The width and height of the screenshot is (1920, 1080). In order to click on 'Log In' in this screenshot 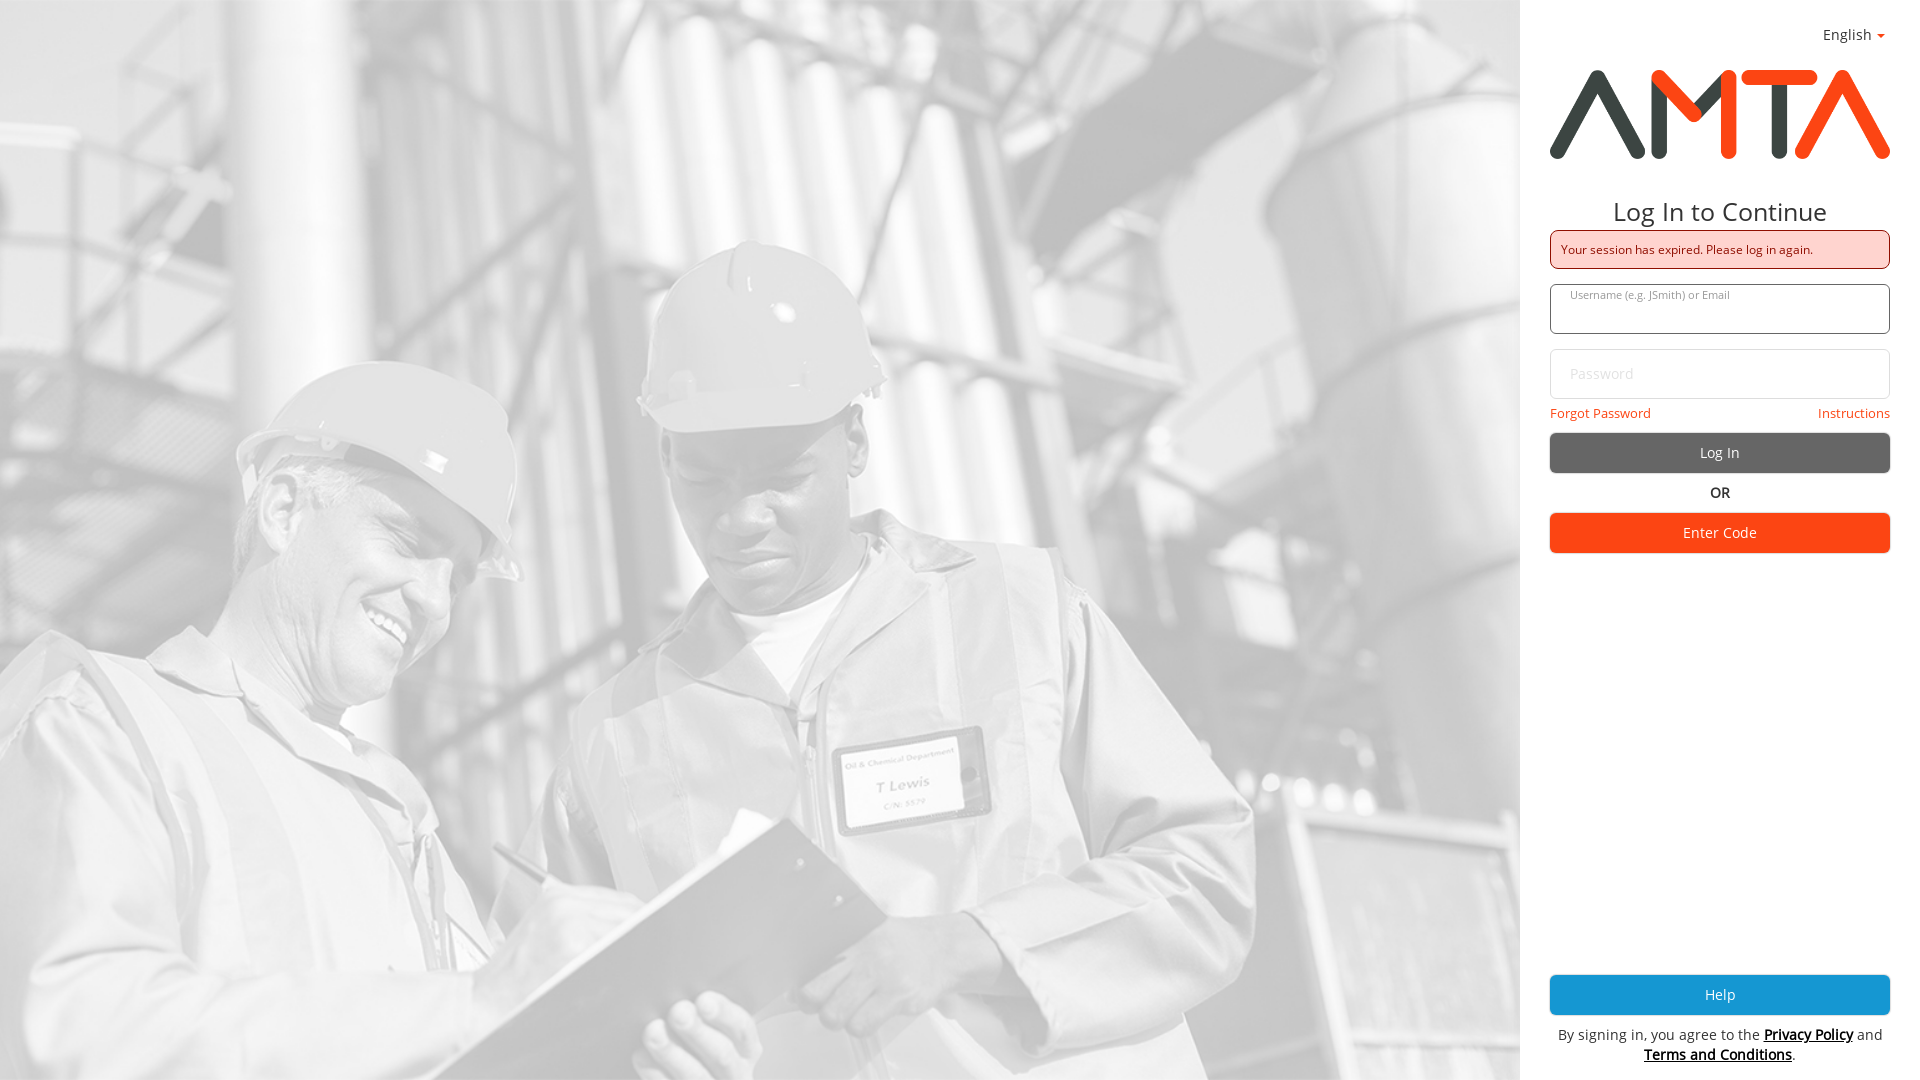, I will do `click(1718, 452)`.